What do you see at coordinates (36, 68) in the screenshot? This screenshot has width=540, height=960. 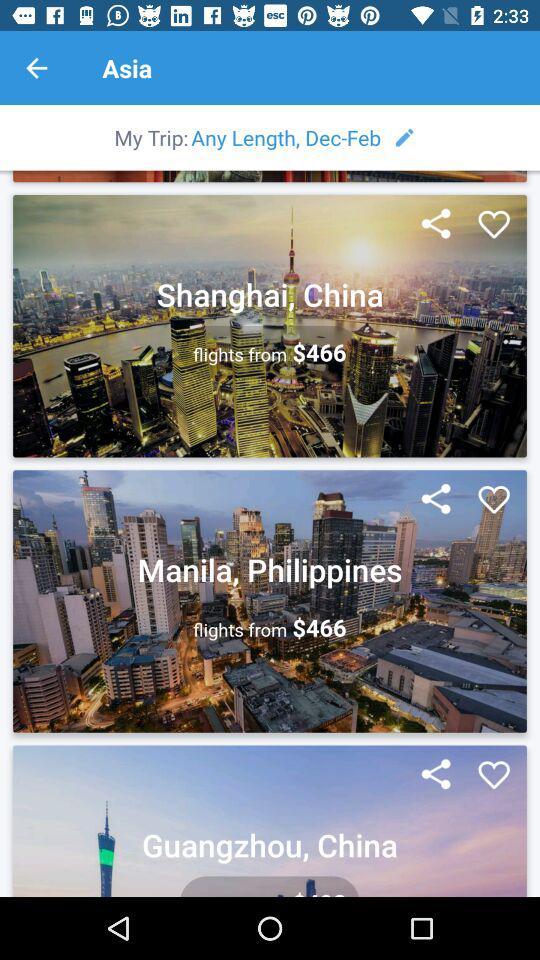 I see `the previous page` at bounding box center [36, 68].